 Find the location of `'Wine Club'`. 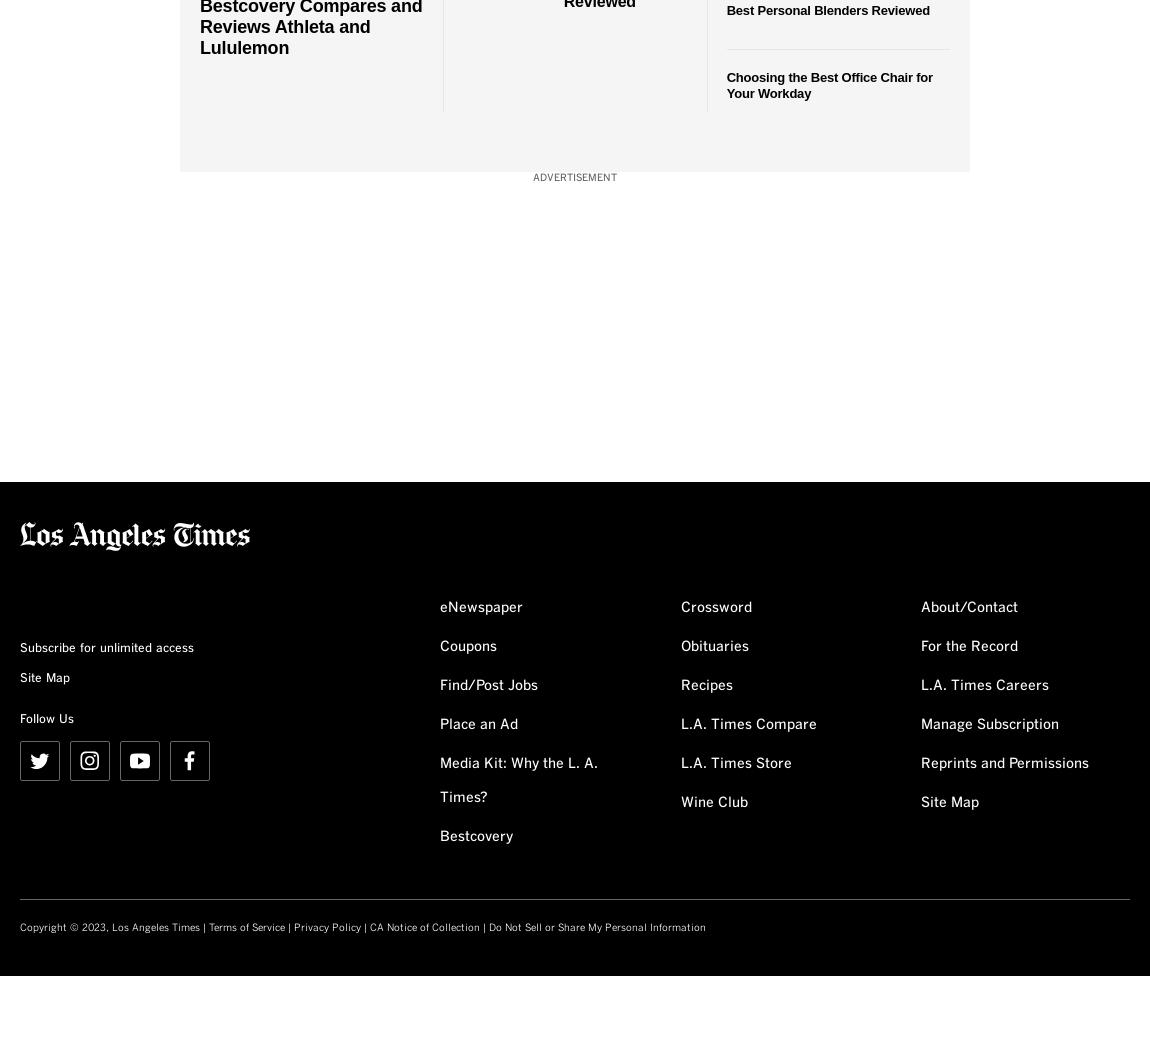

'Wine Club' is located at coordinates (712, 802).